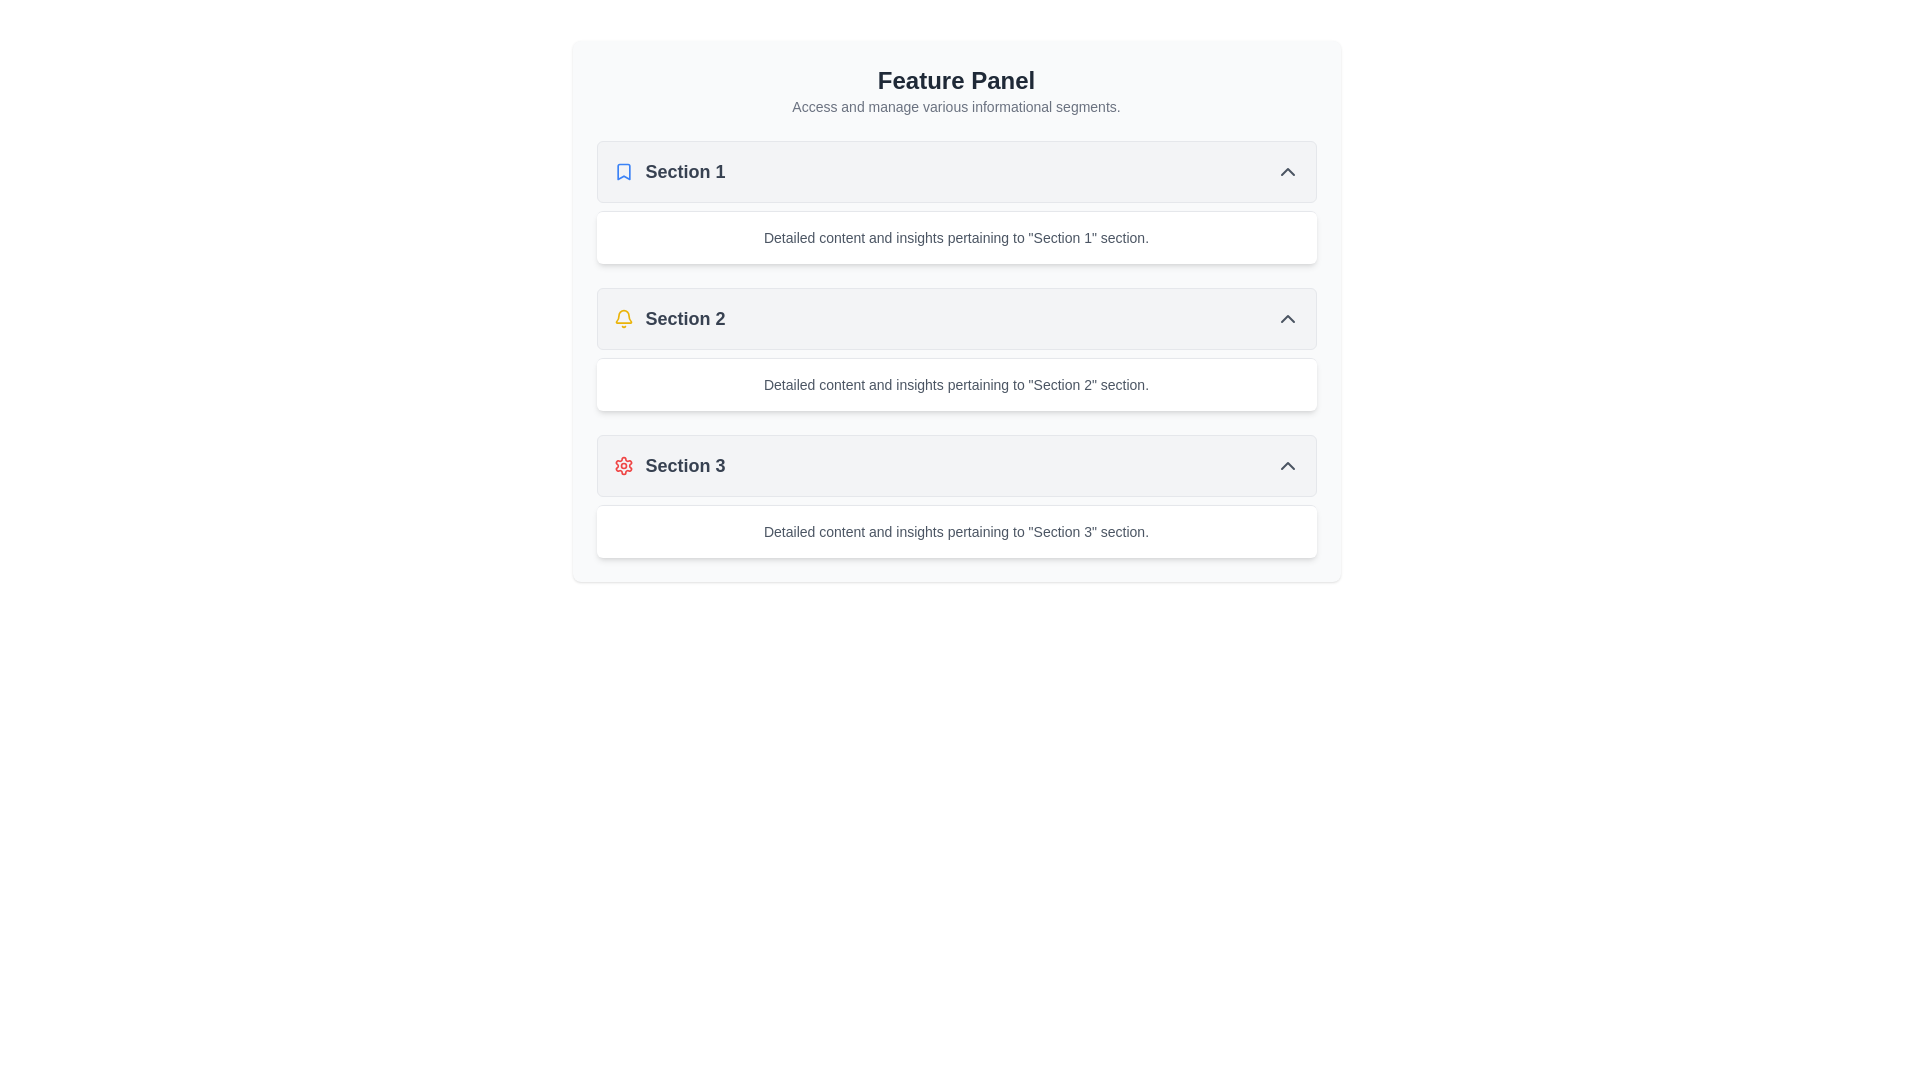 This screenshot has width=1920, height=1080. Describe the element at coordinates (685, 318) in the screenshot. I see `the text label displaying 'Section 2', which is styled in bold, large gray font and is located in the second section of the 'Feature Panel' interface, below 'Section 1' and above 'Section 3'` at that location.